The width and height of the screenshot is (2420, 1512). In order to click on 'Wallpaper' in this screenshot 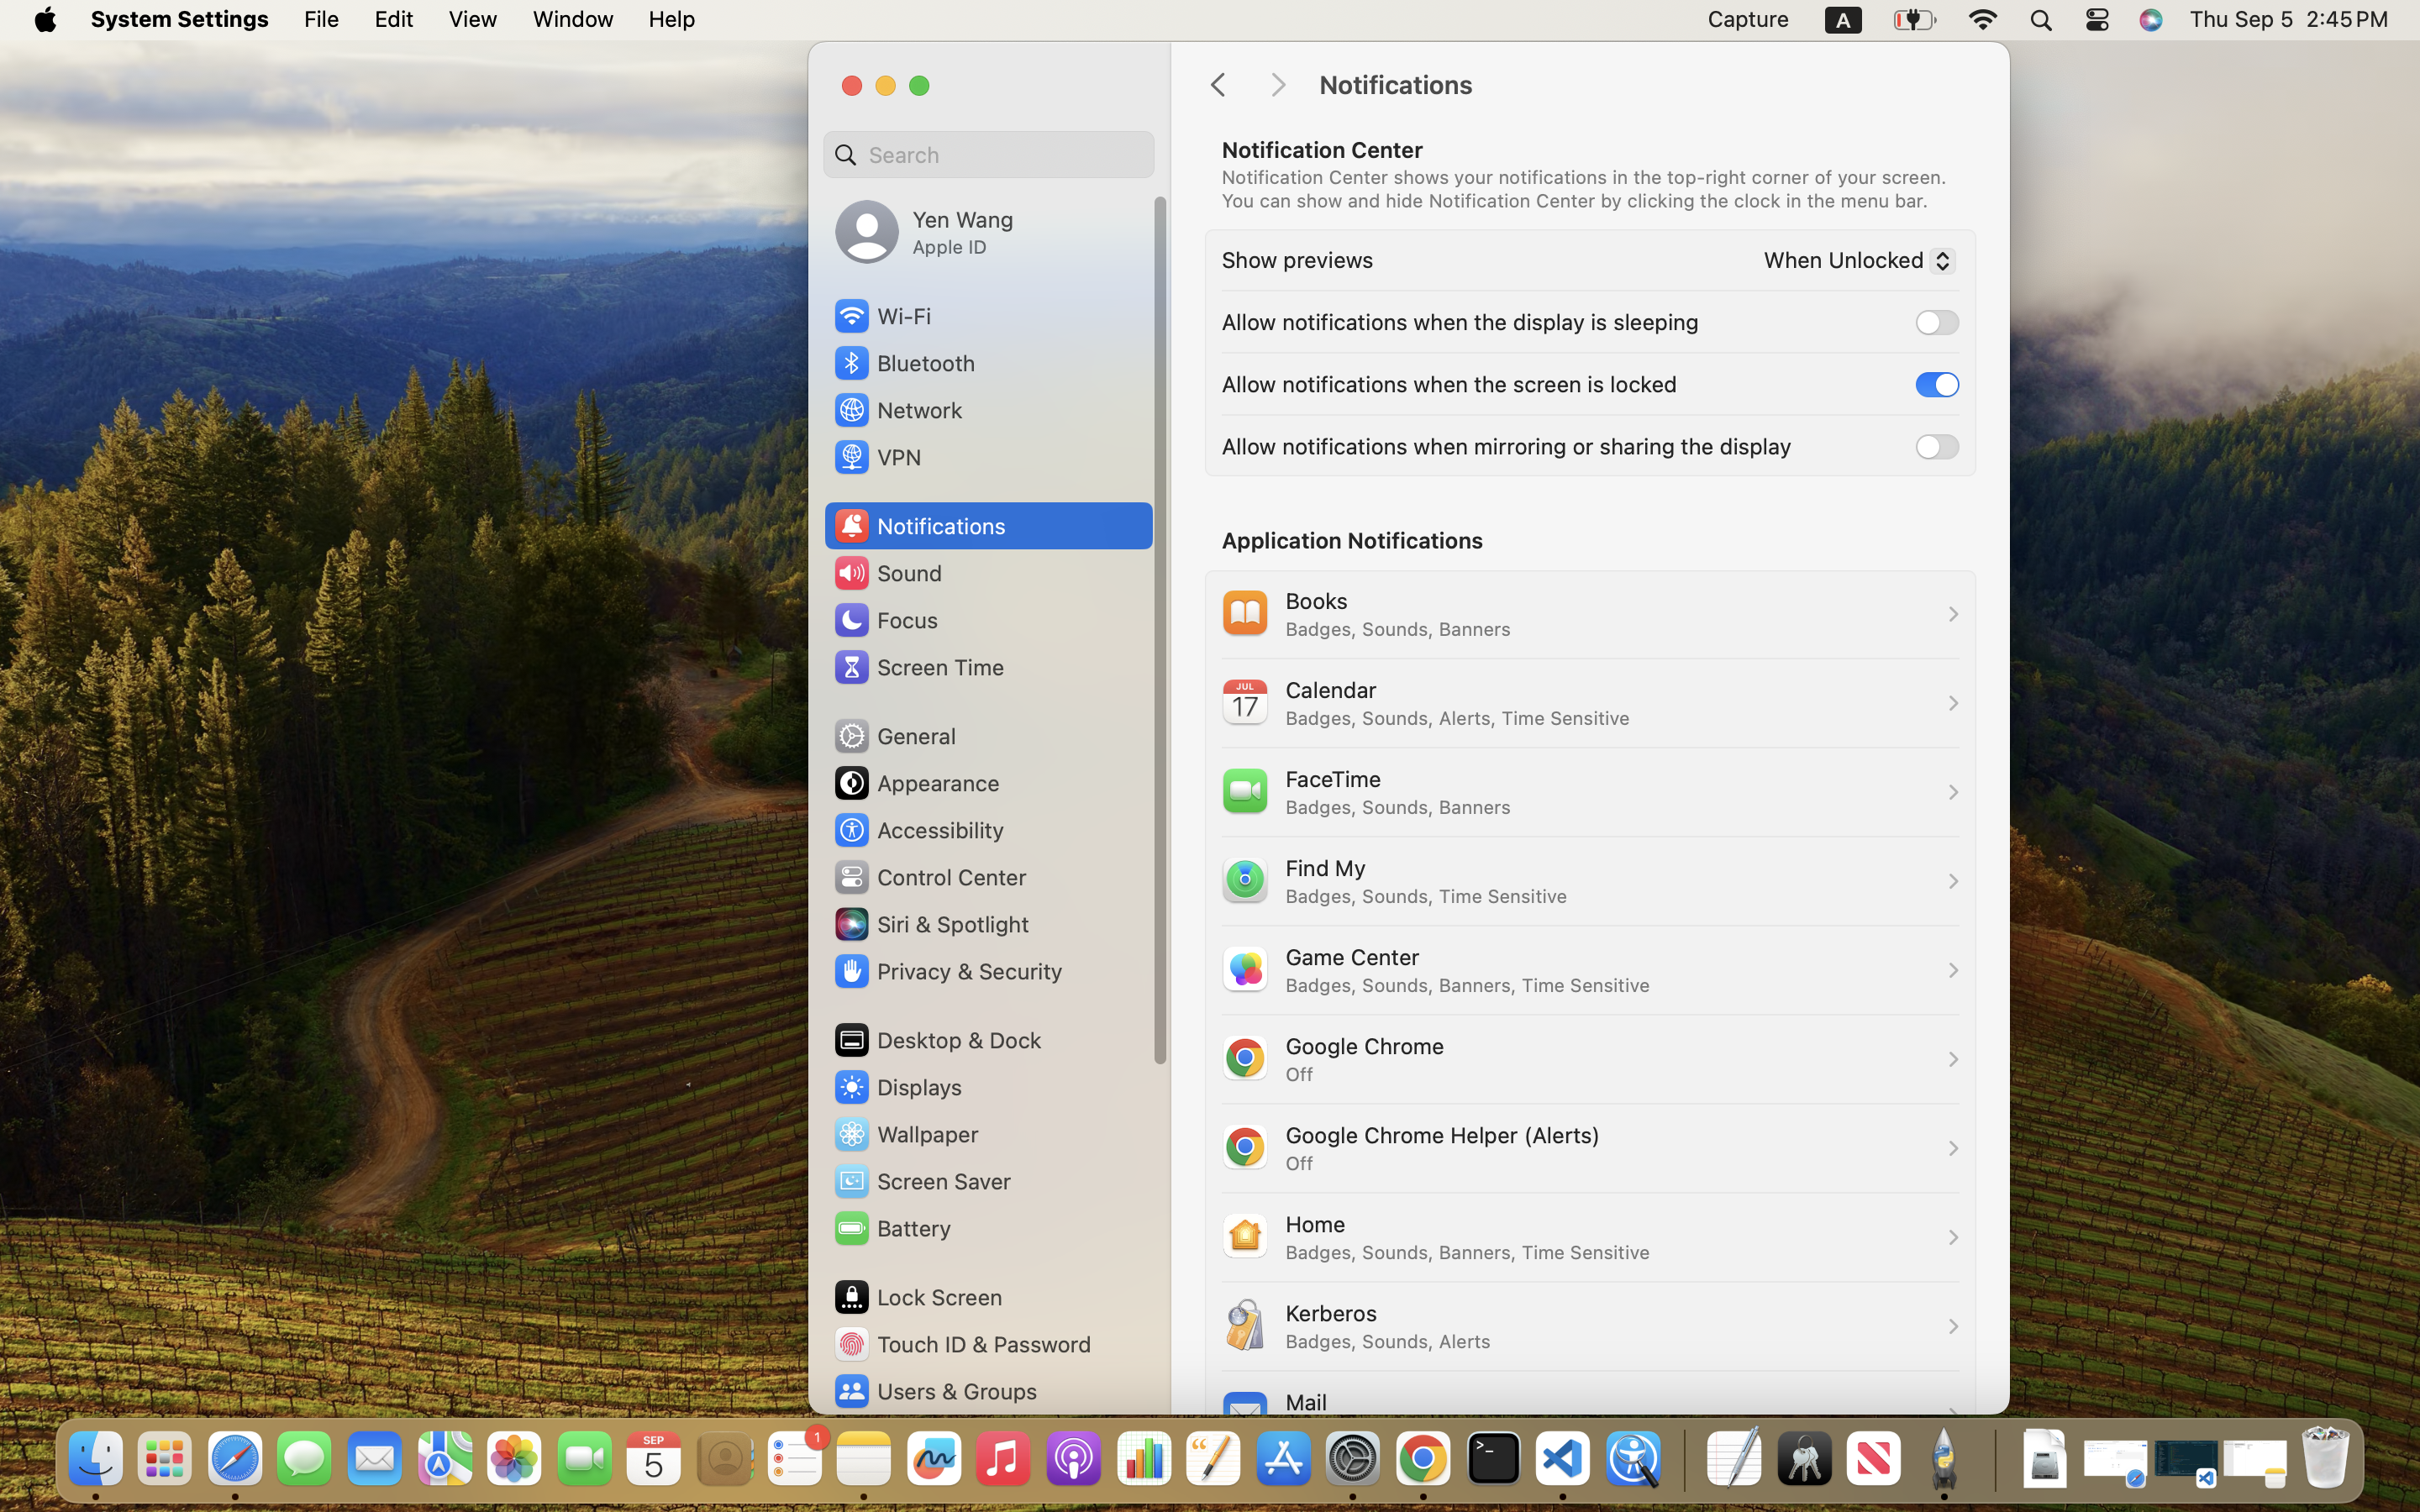, I will do `click(904, 1134)`.